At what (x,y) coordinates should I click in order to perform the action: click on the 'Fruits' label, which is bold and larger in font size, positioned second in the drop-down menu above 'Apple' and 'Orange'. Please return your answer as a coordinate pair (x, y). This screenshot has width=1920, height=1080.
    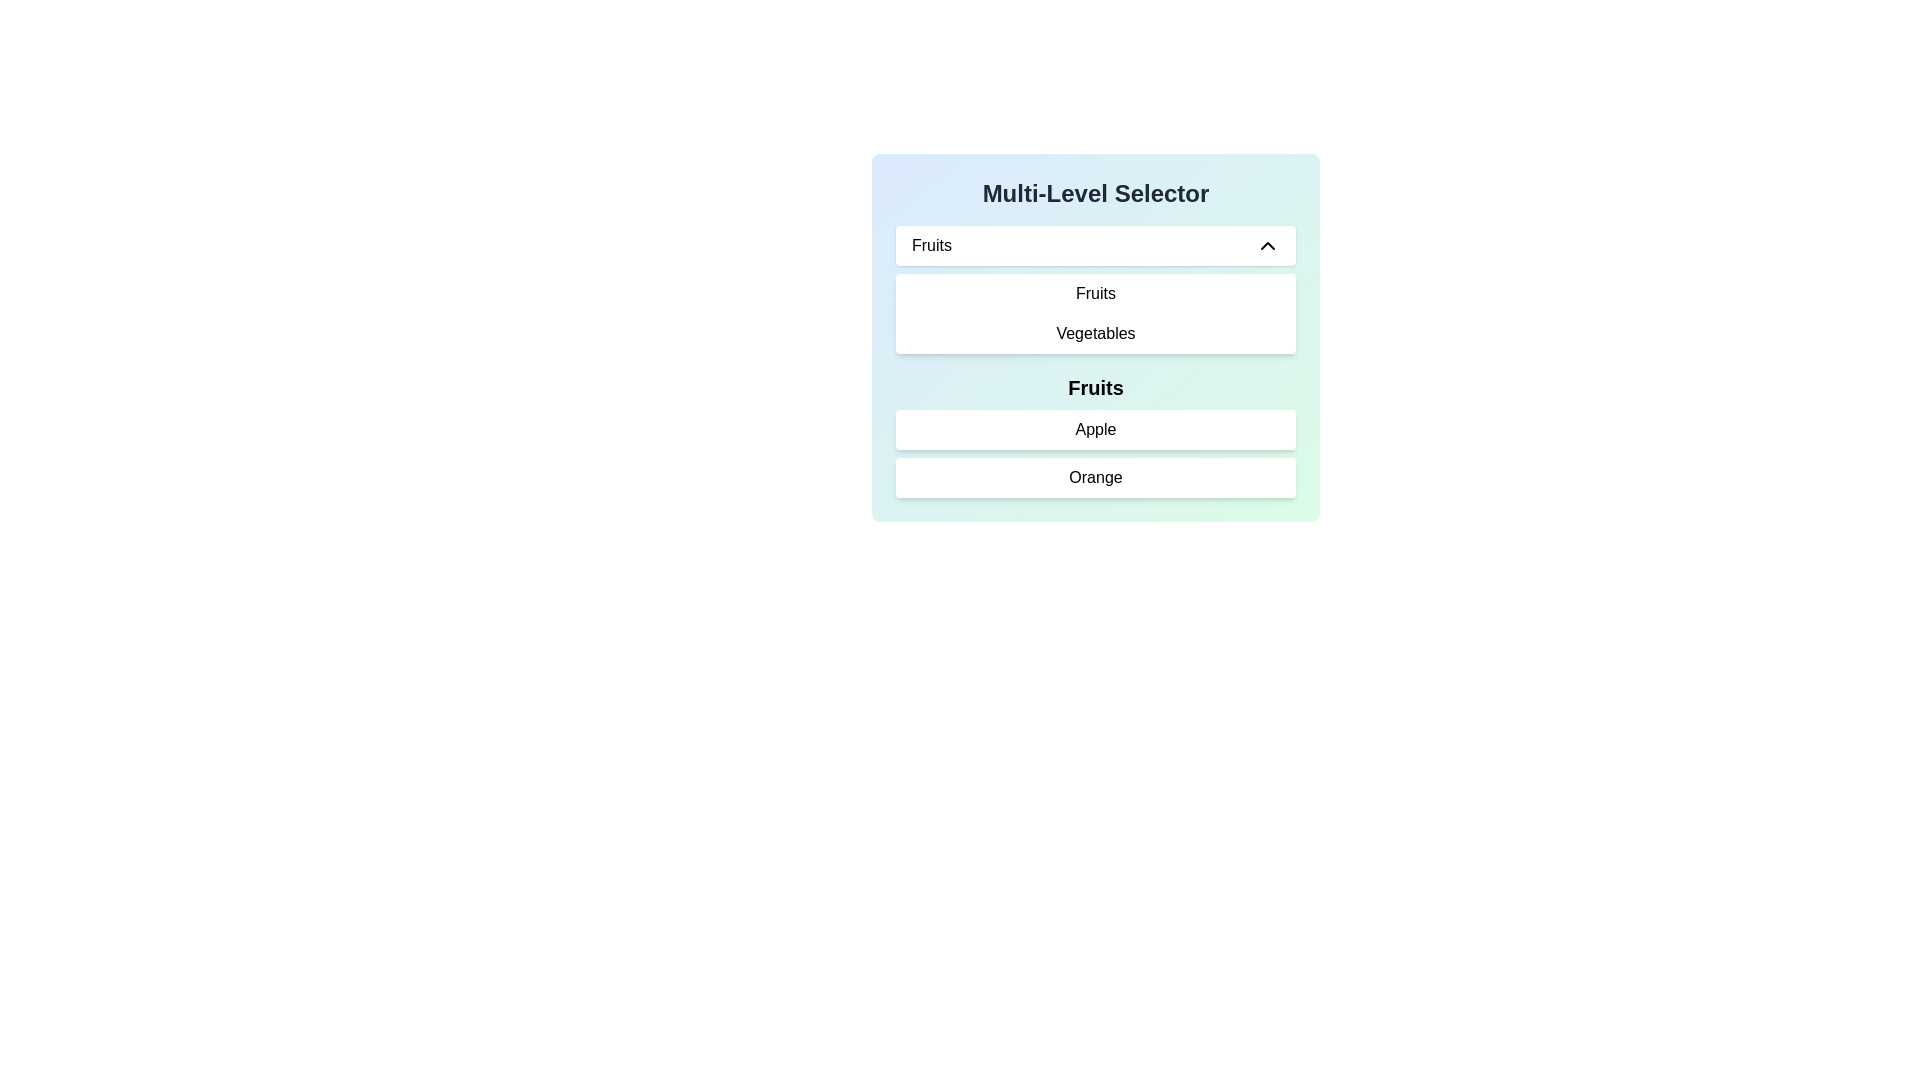
    Looking at the image, I should click on (1094, 388).